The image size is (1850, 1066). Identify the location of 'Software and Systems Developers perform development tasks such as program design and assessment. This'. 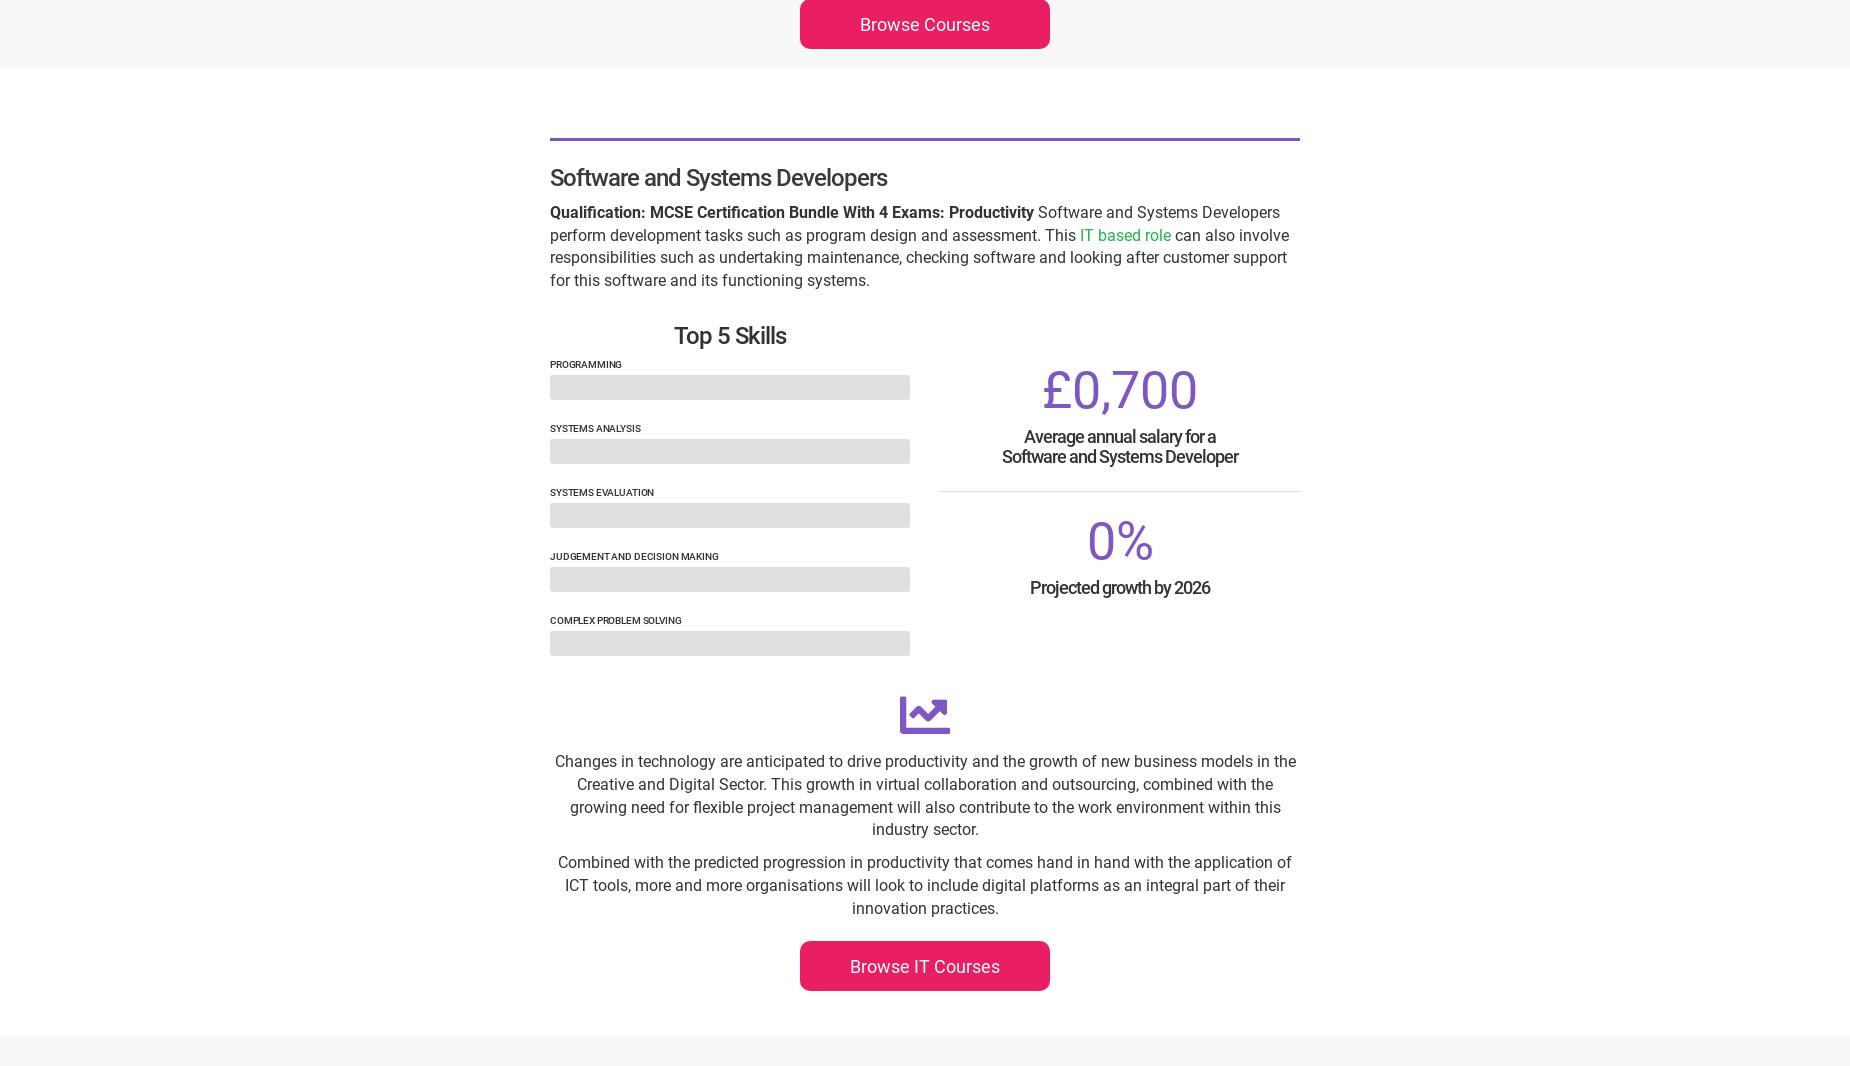
(915, 222).